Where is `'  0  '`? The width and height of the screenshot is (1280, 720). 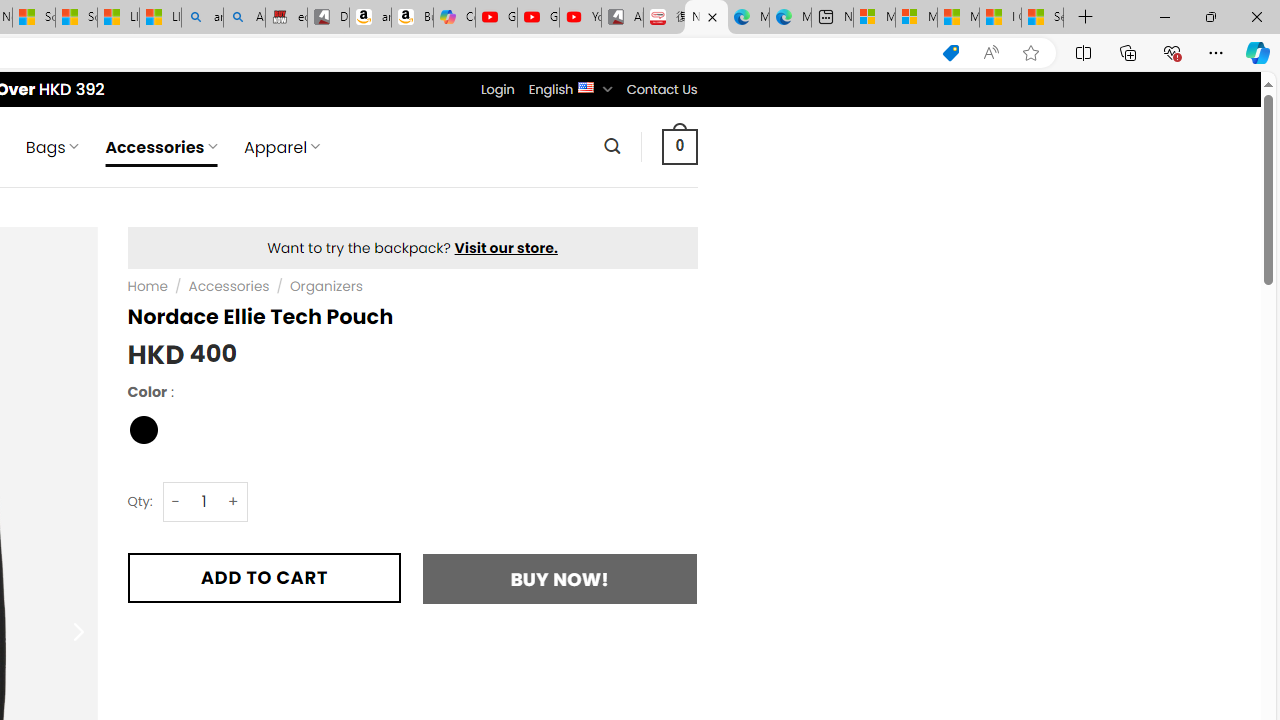
'  0  ' is located at coordinates (679, 145).